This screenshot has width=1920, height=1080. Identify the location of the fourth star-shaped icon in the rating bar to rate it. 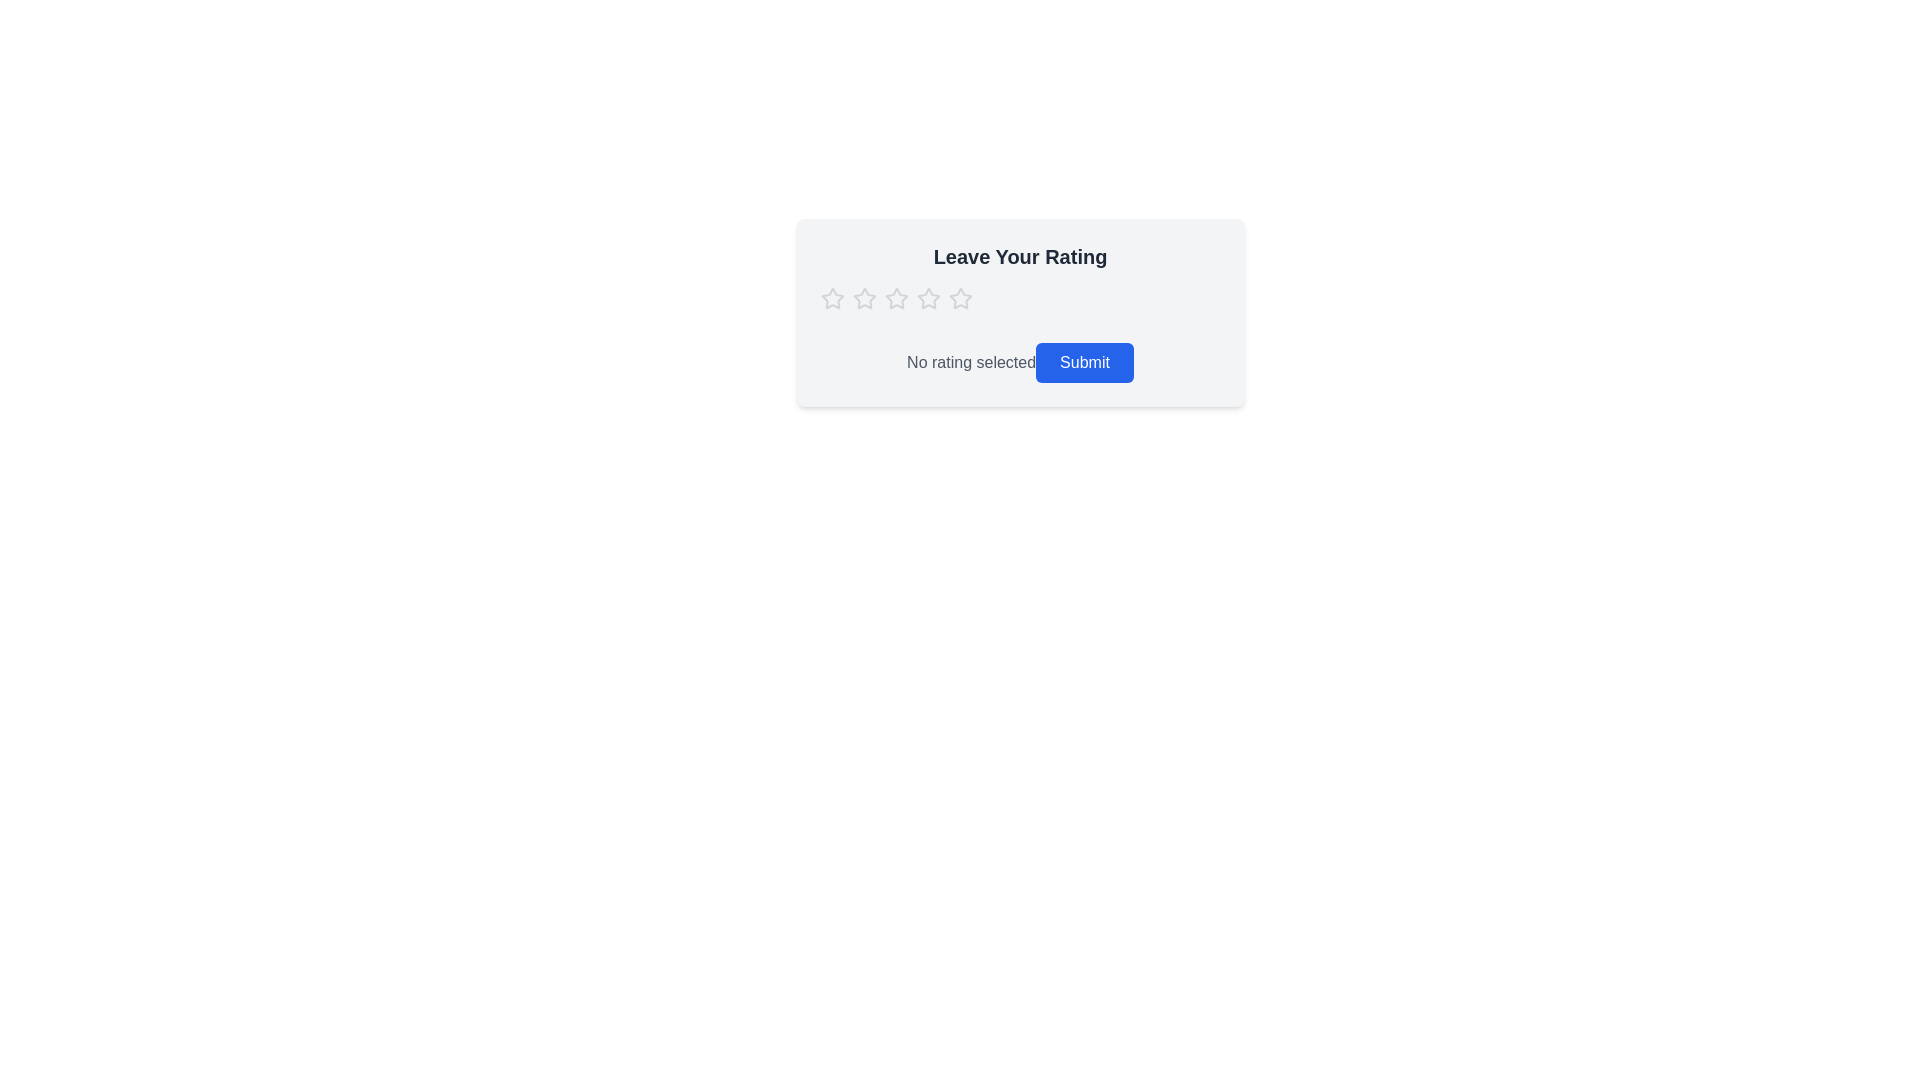
(960, 299).